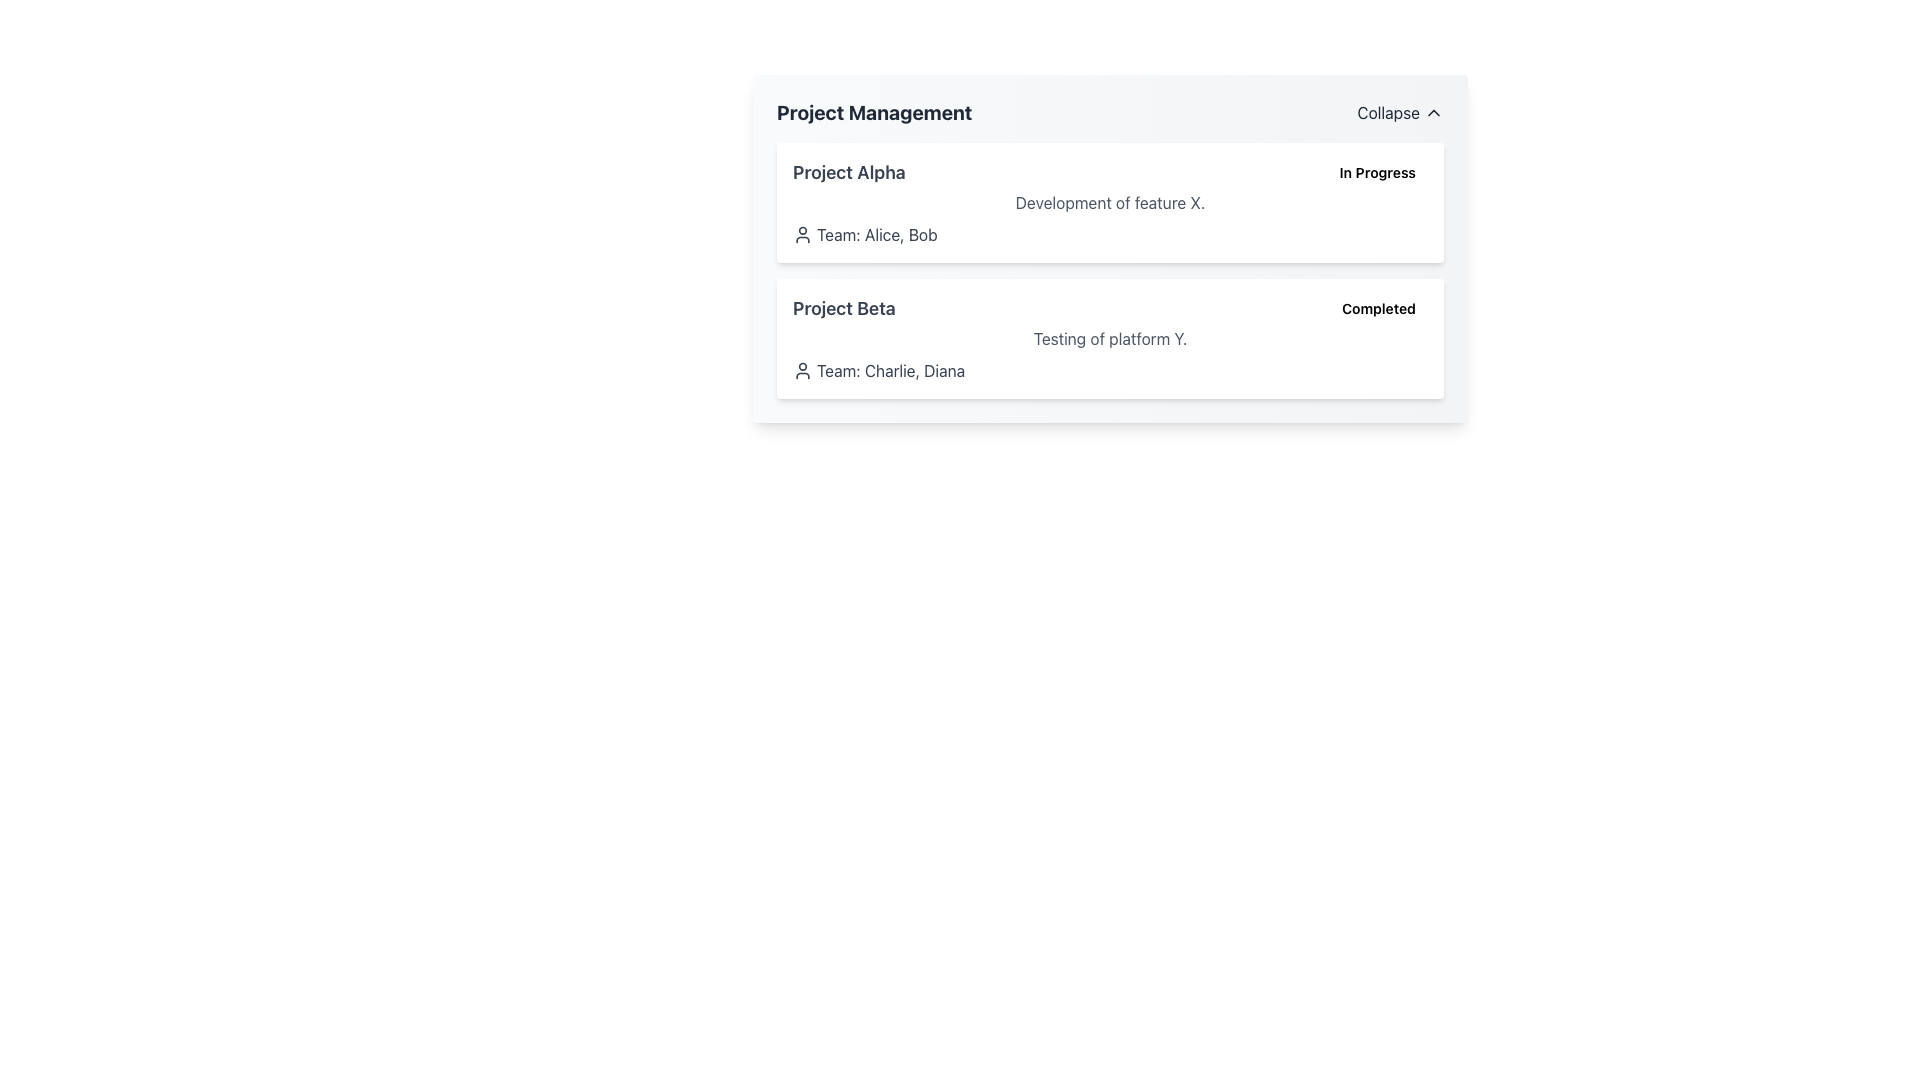 Image resolution: width=1920 pixels, height=1080 pixels. What do you see at coordinates (1109, 203) in the screenshot?
I see `the informational text label element that describes the specific task or feature related to 'Project Alpha'` at bounding box center [1109, 203].